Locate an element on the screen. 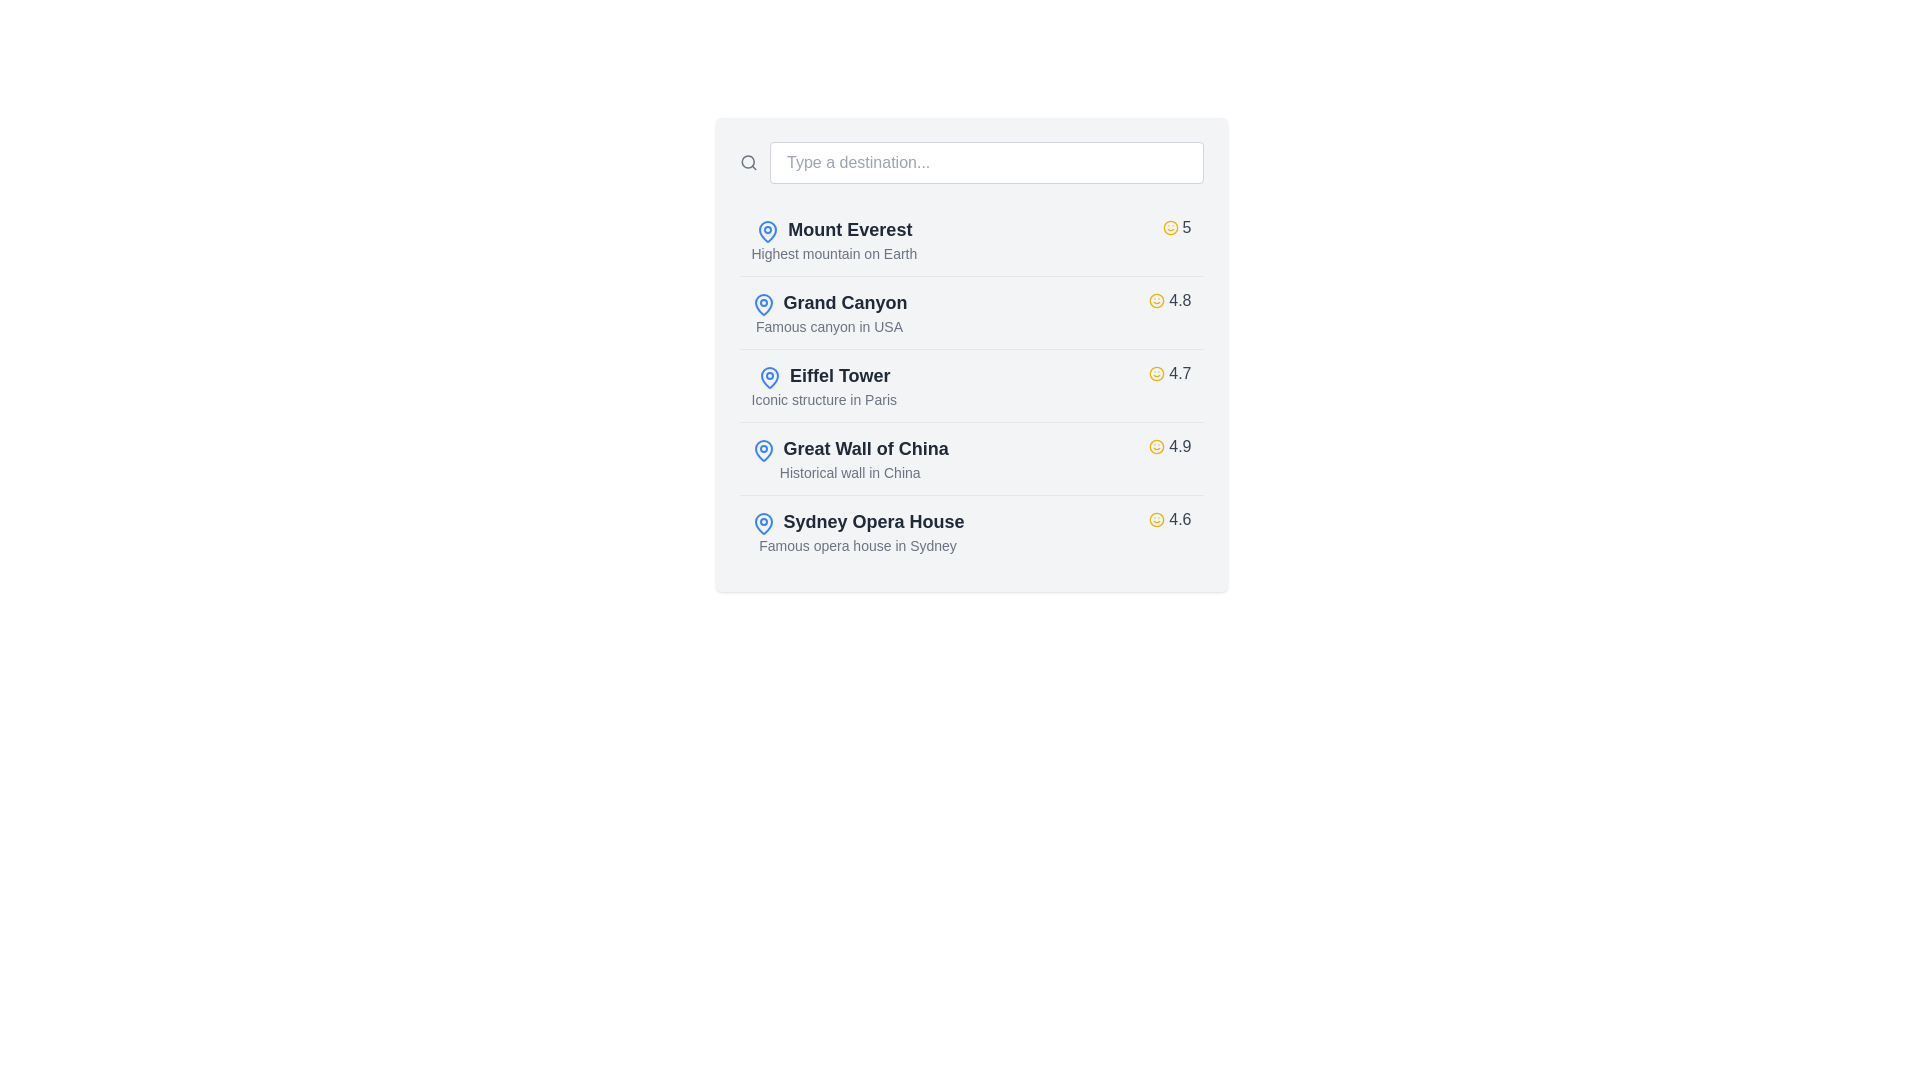  the text label displaying the rating for the 'Great Wall of China', which is located at the far right end of its row and is part of a group with a yellow smiley icon is located at coordinates (1180, 446).